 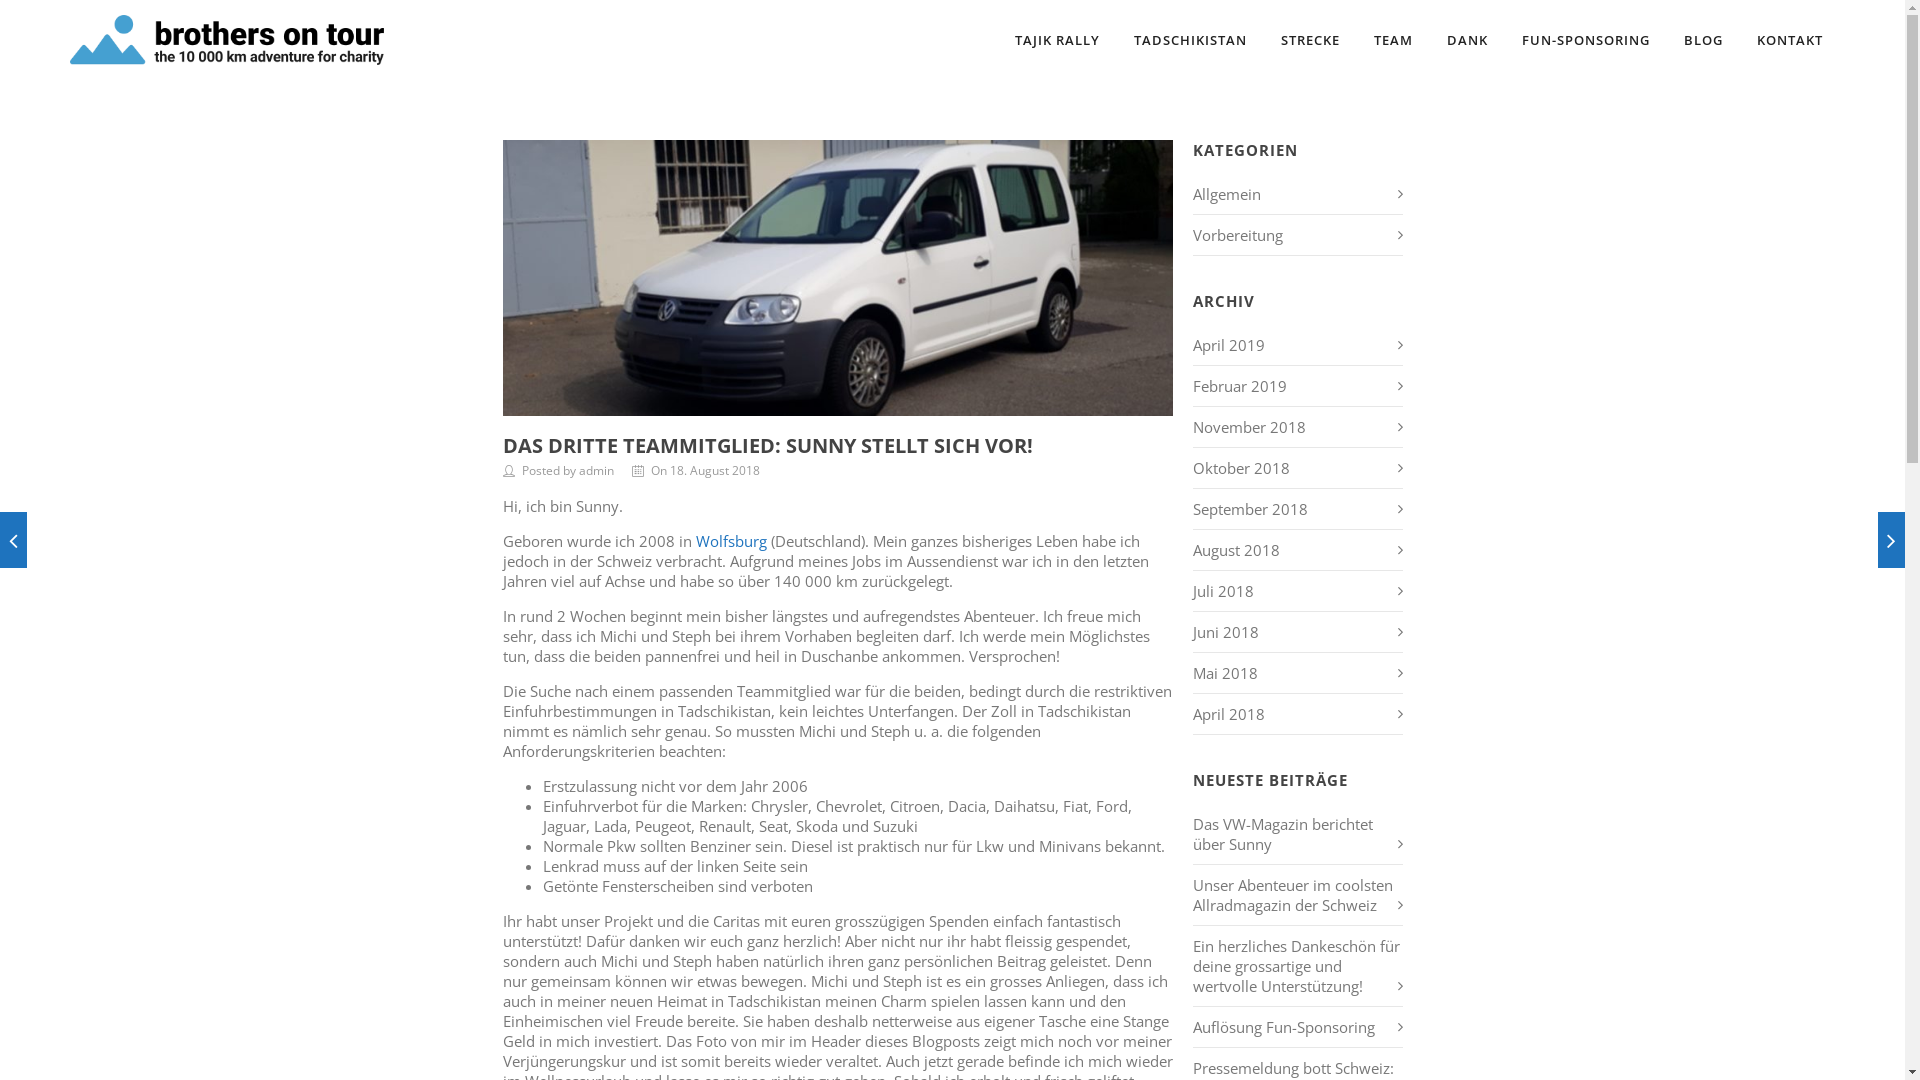 What do you see at coordinates (1434, 39) in the screenshot?
I see `'DANK'` at bounding box center [1434, 39].